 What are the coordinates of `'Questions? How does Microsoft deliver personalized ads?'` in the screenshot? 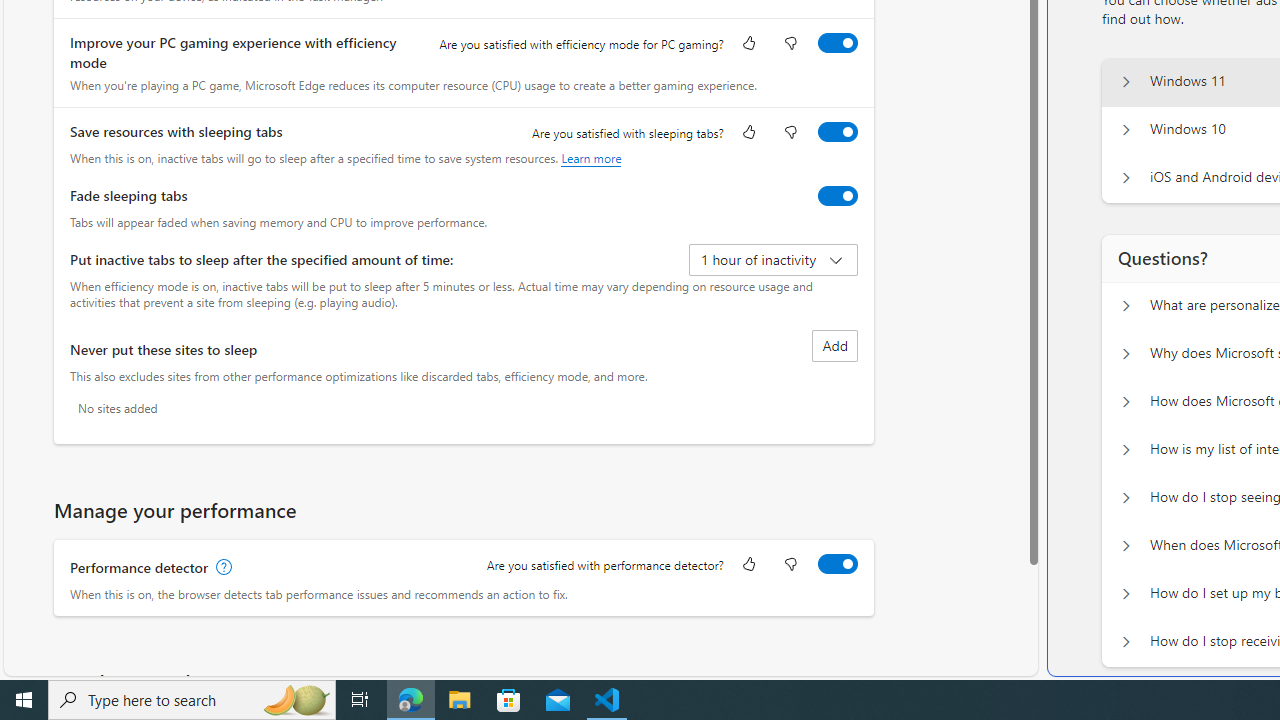 It's located at (1125, 402).